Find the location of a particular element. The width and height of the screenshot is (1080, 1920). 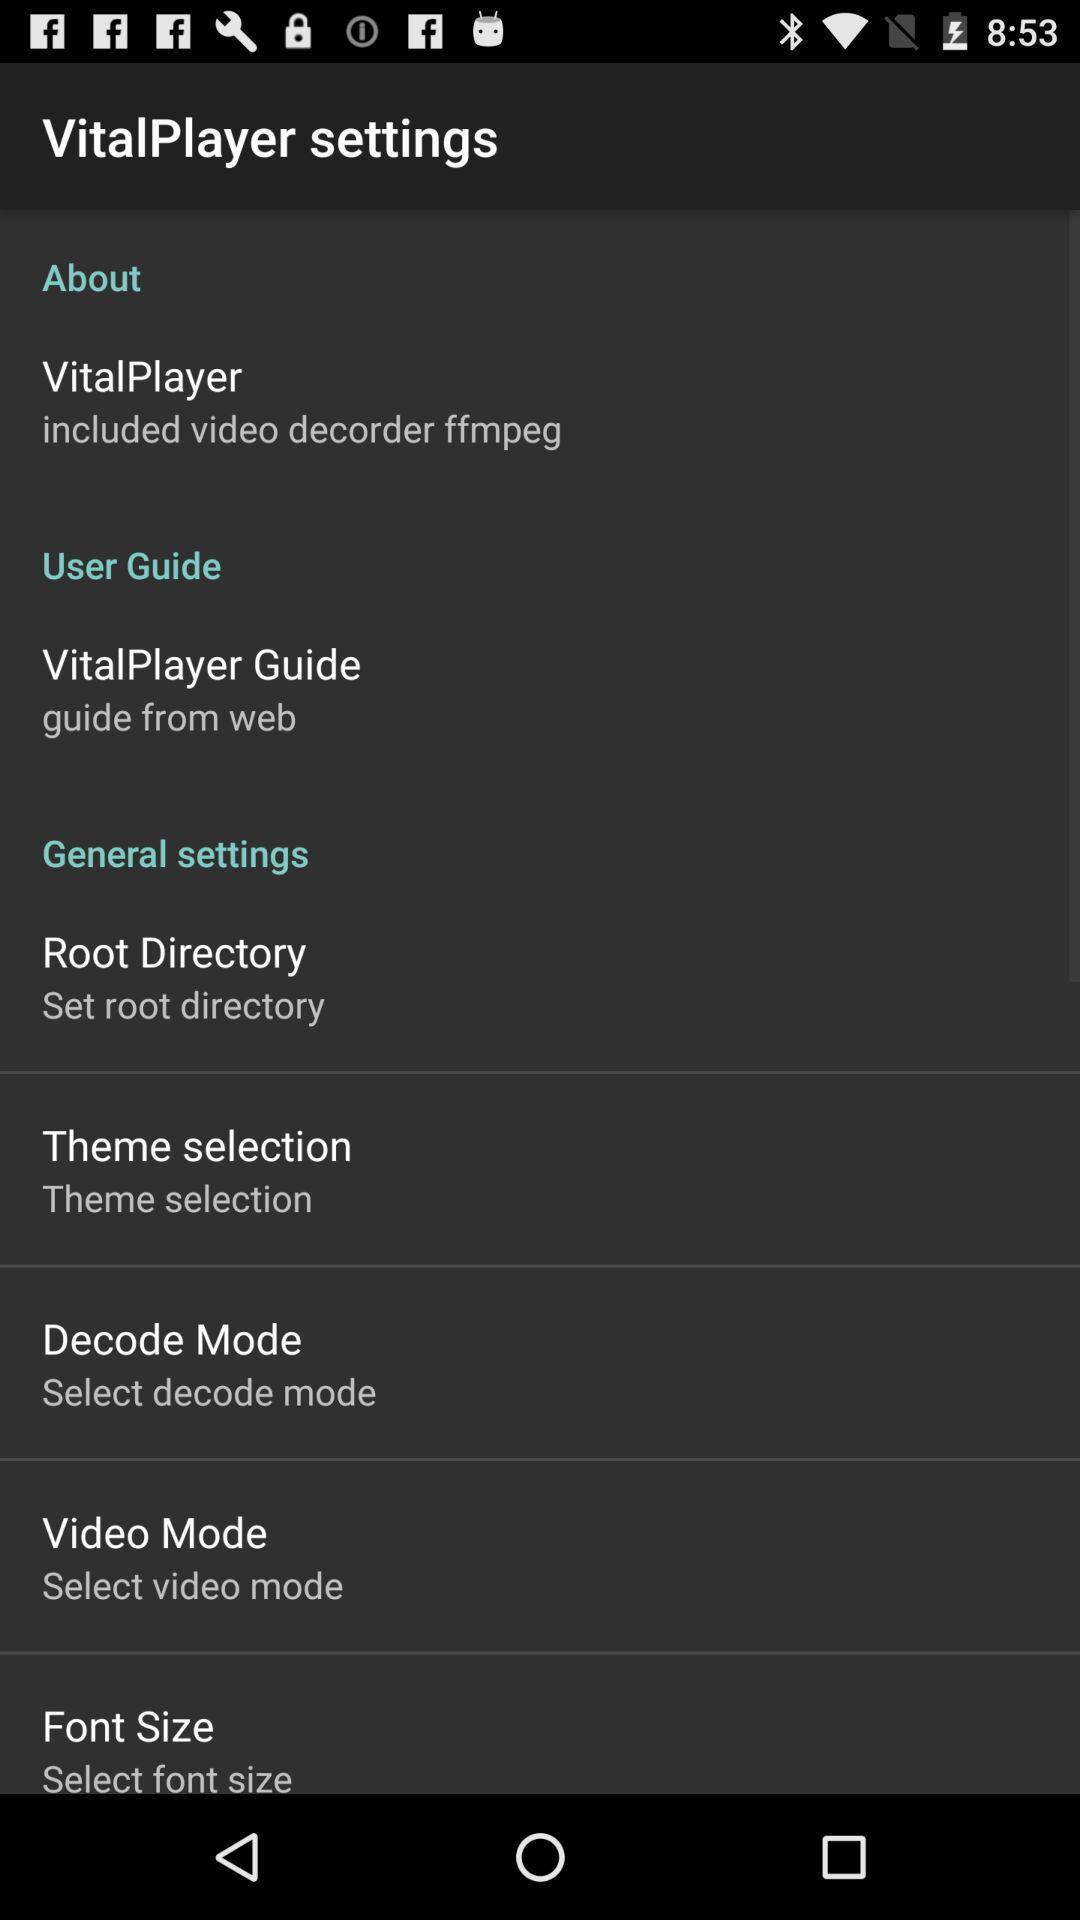

the general settings app is located at coordinates (540, 831).